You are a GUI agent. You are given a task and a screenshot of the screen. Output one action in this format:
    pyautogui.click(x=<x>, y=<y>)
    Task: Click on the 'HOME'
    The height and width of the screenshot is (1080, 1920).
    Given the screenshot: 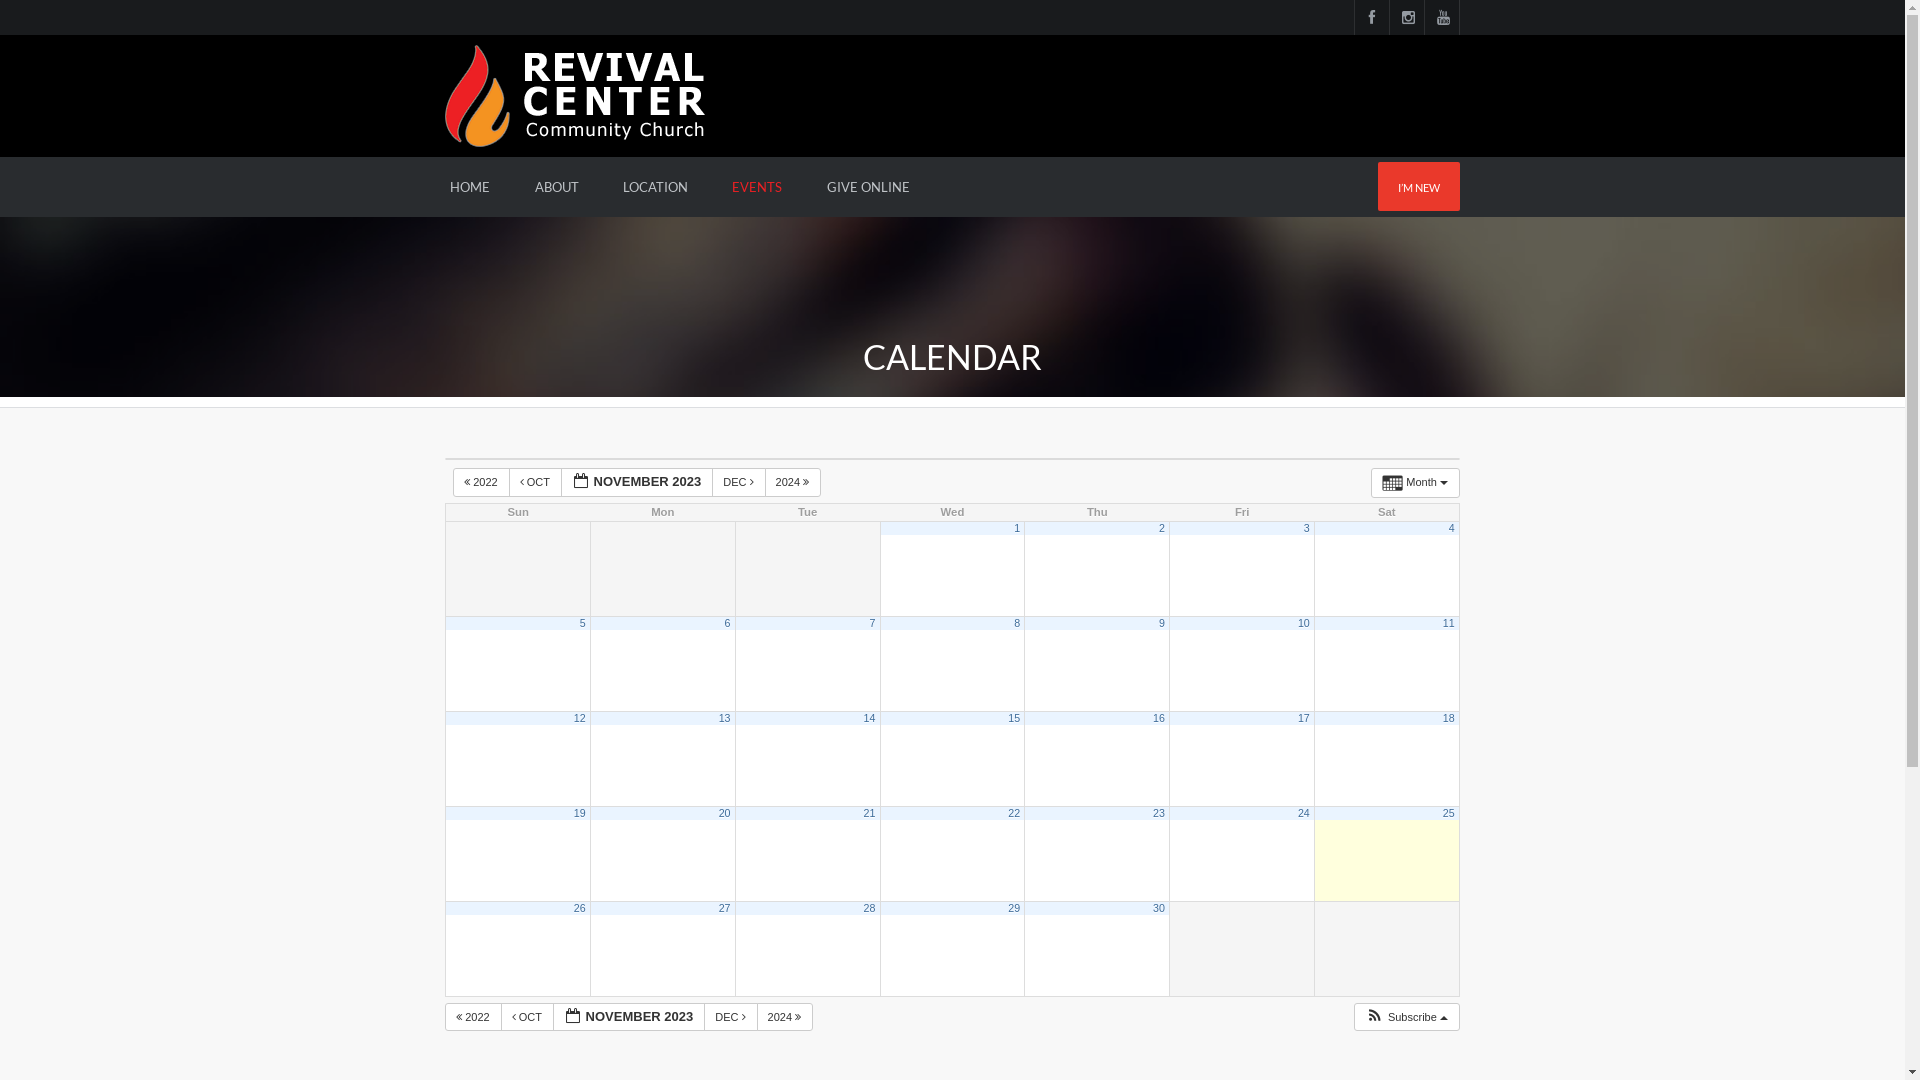 What is the action you would take?
    pyautogui.click(x=469, y=186)
    